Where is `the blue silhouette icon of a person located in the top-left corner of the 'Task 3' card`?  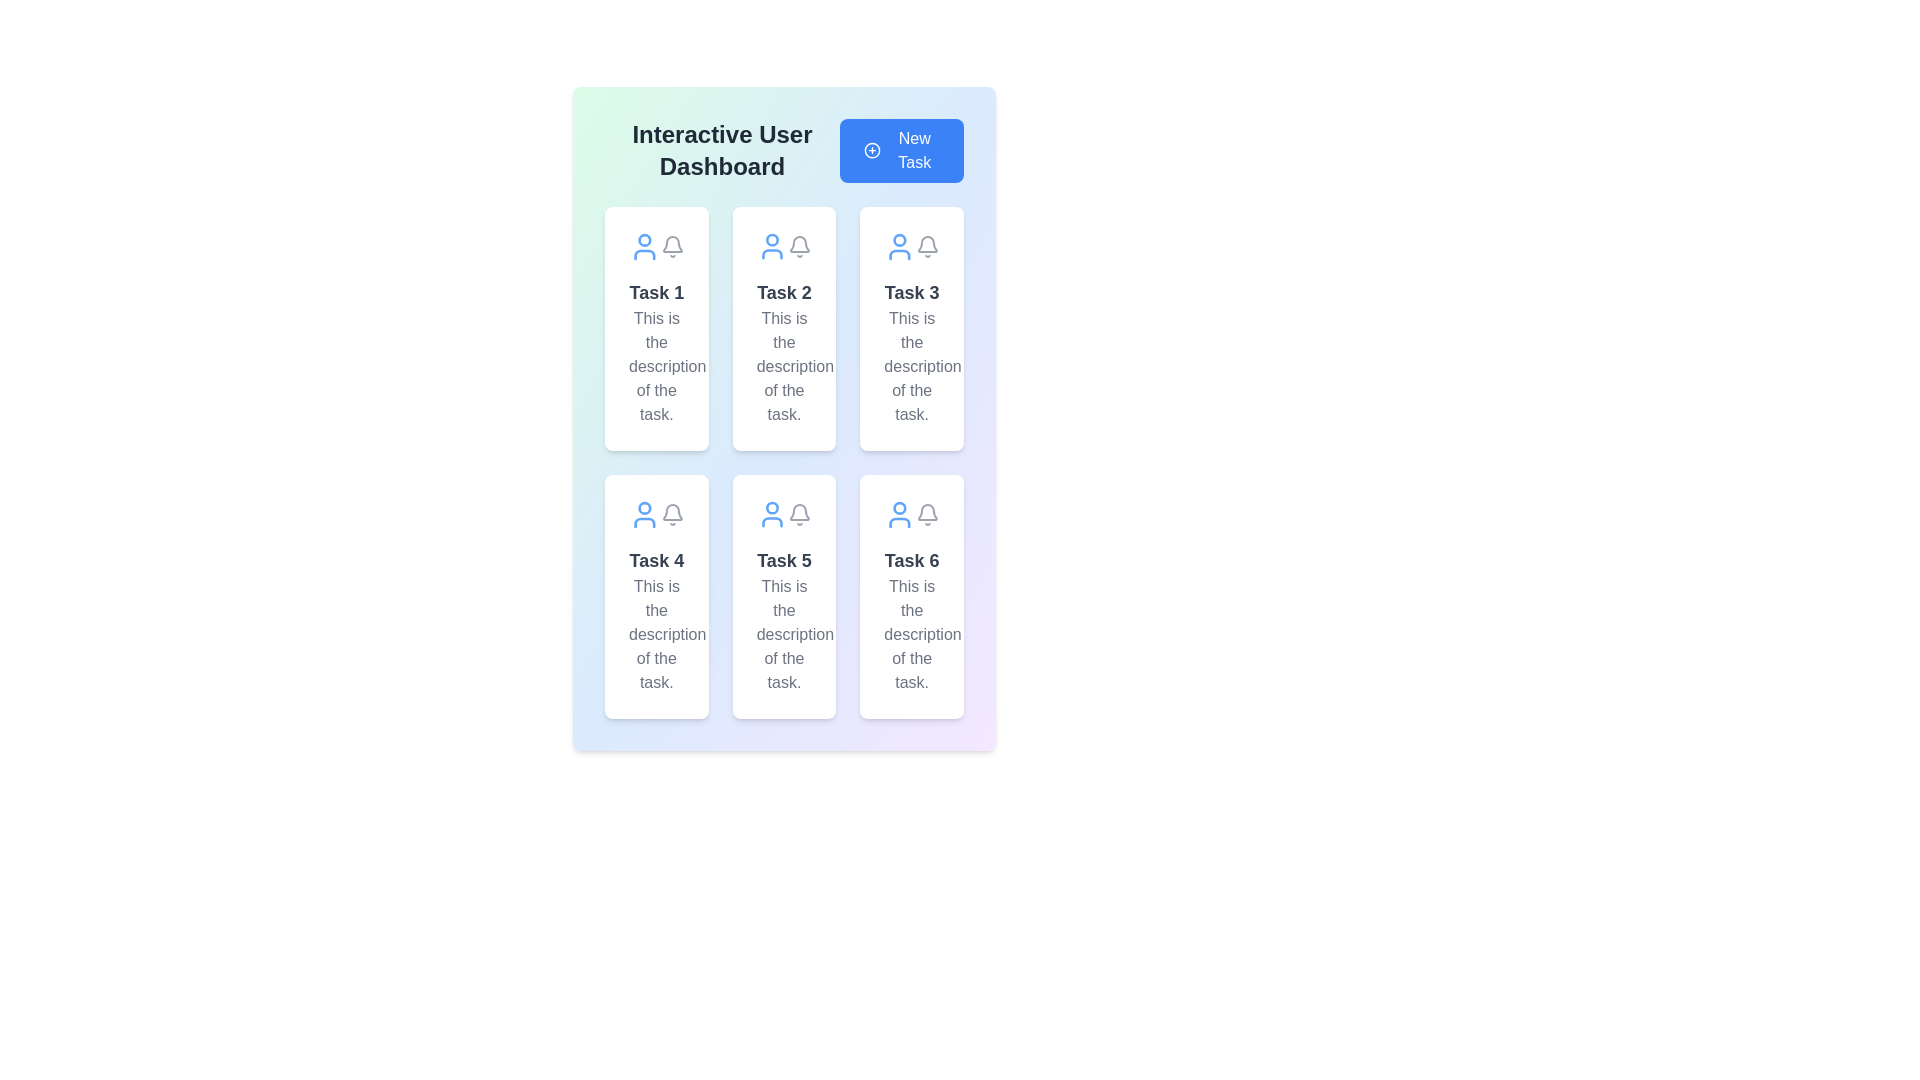
the blue silhouette icon of a person located in the top-left corner of the 'Task 3' card is located at coordinates (899, 245).